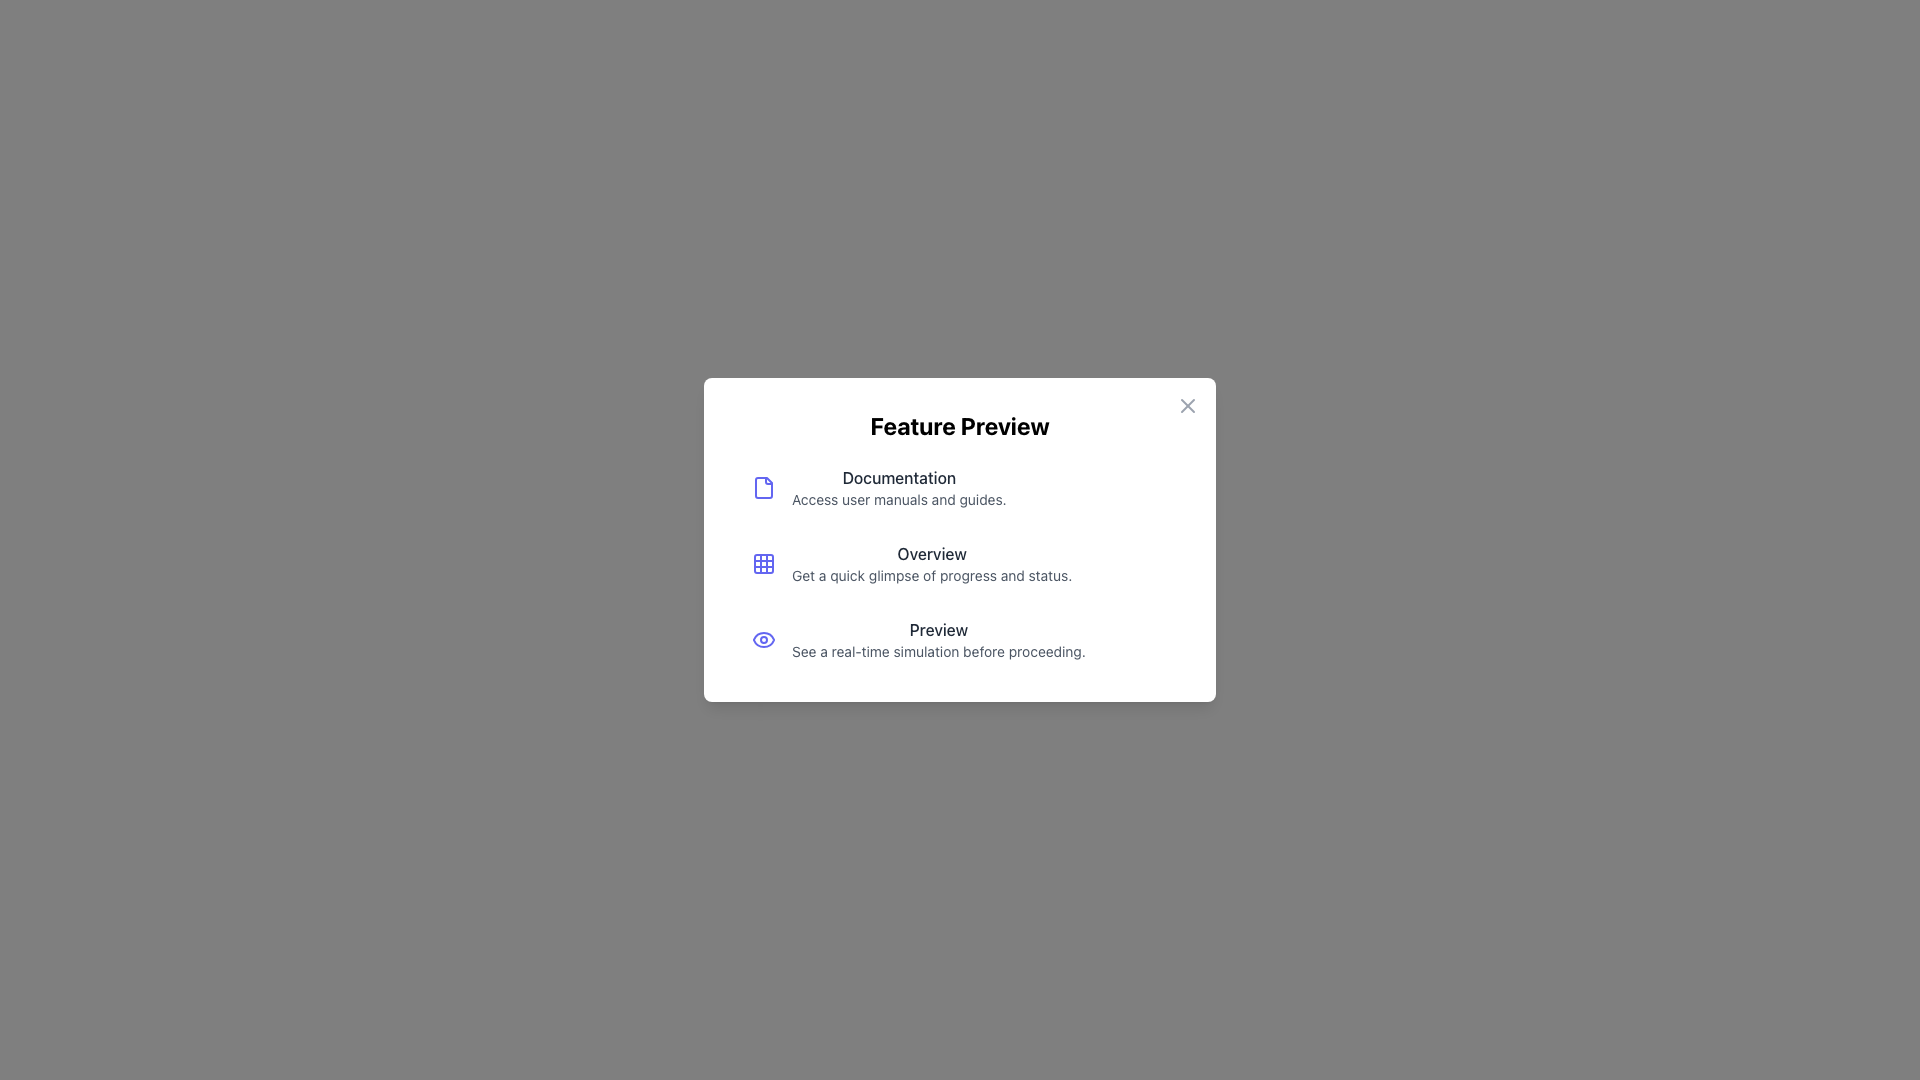 The image size is (1920, 1080). Describe the element at coordinates (931, 575) in the screenshot. I see `the descriptive text label located directly below the 'Overview' title, which provides additional context for the section` at that location.